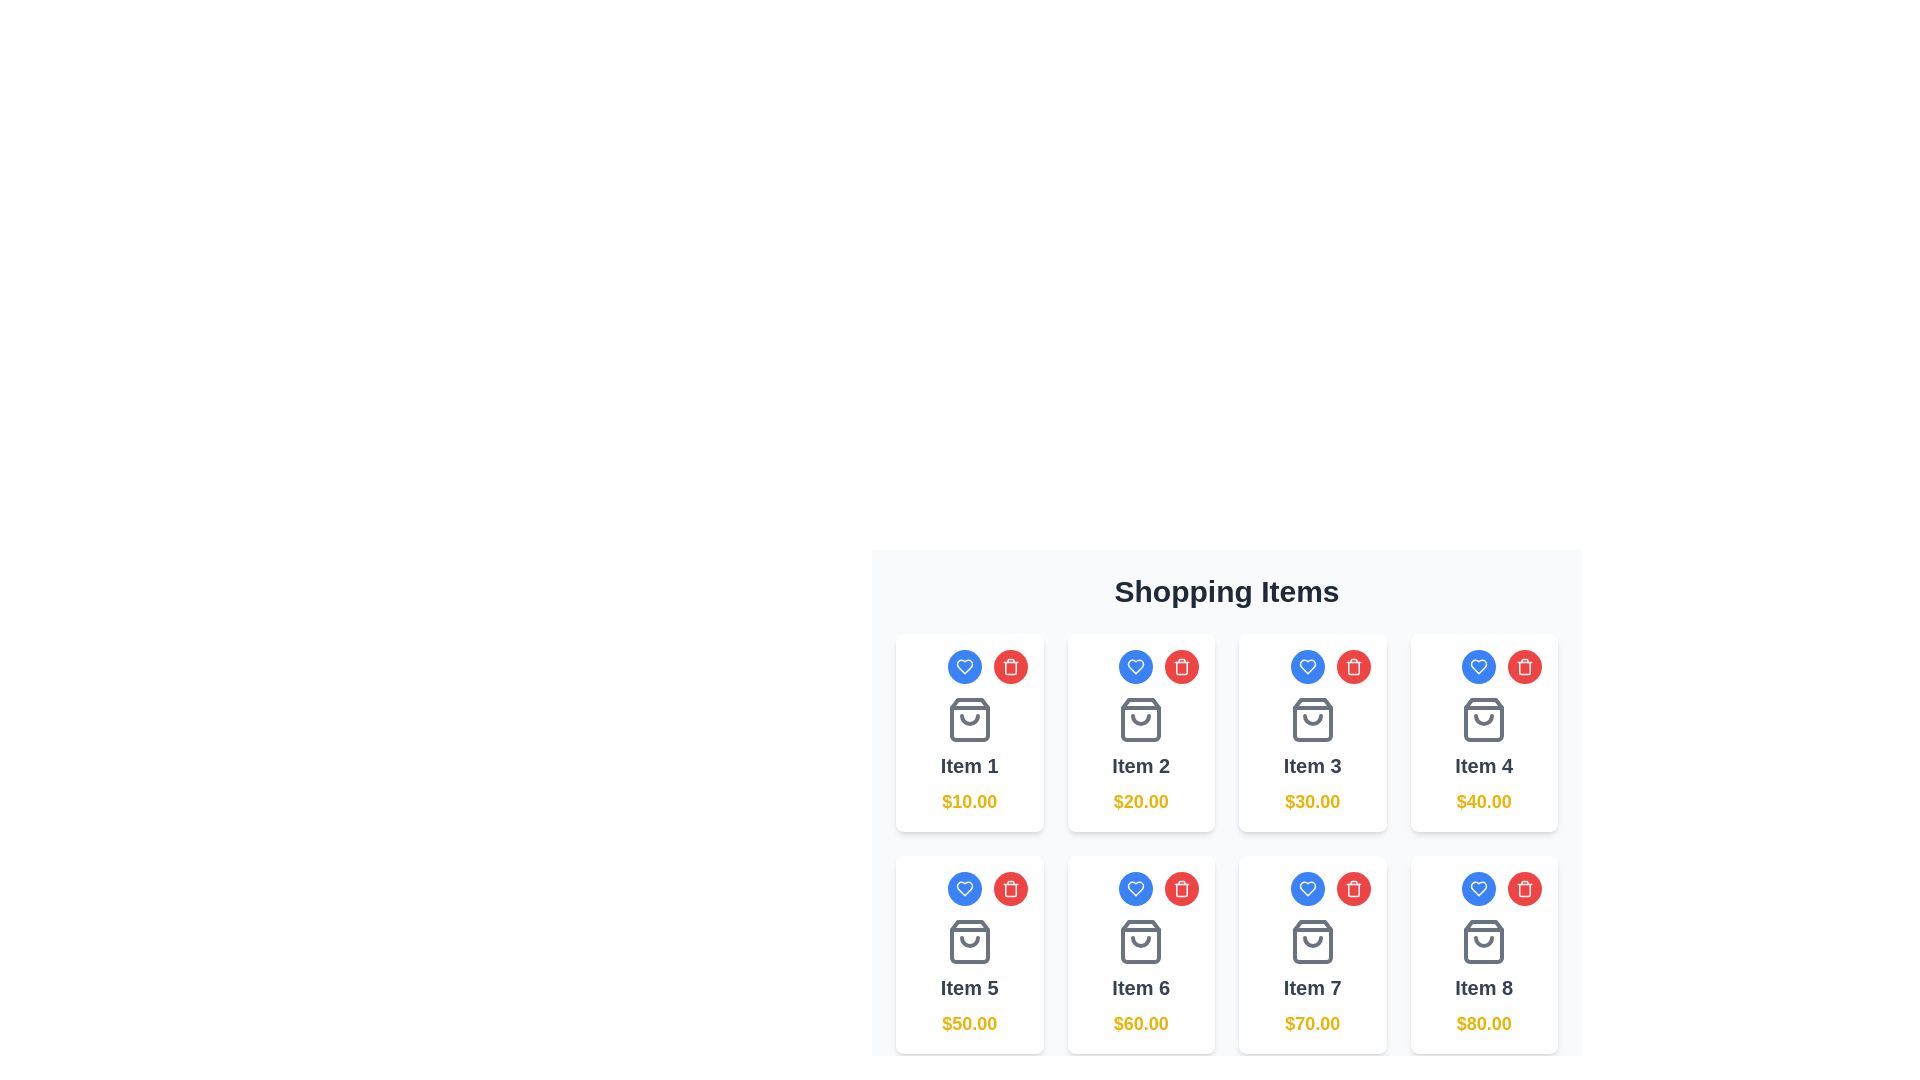 The height and width of the screenshot is (1080, 1920). I want to click on the 'like' button located at the top-left corner of the item card for 'Item 5' to favorite the item, so click(969, 887).